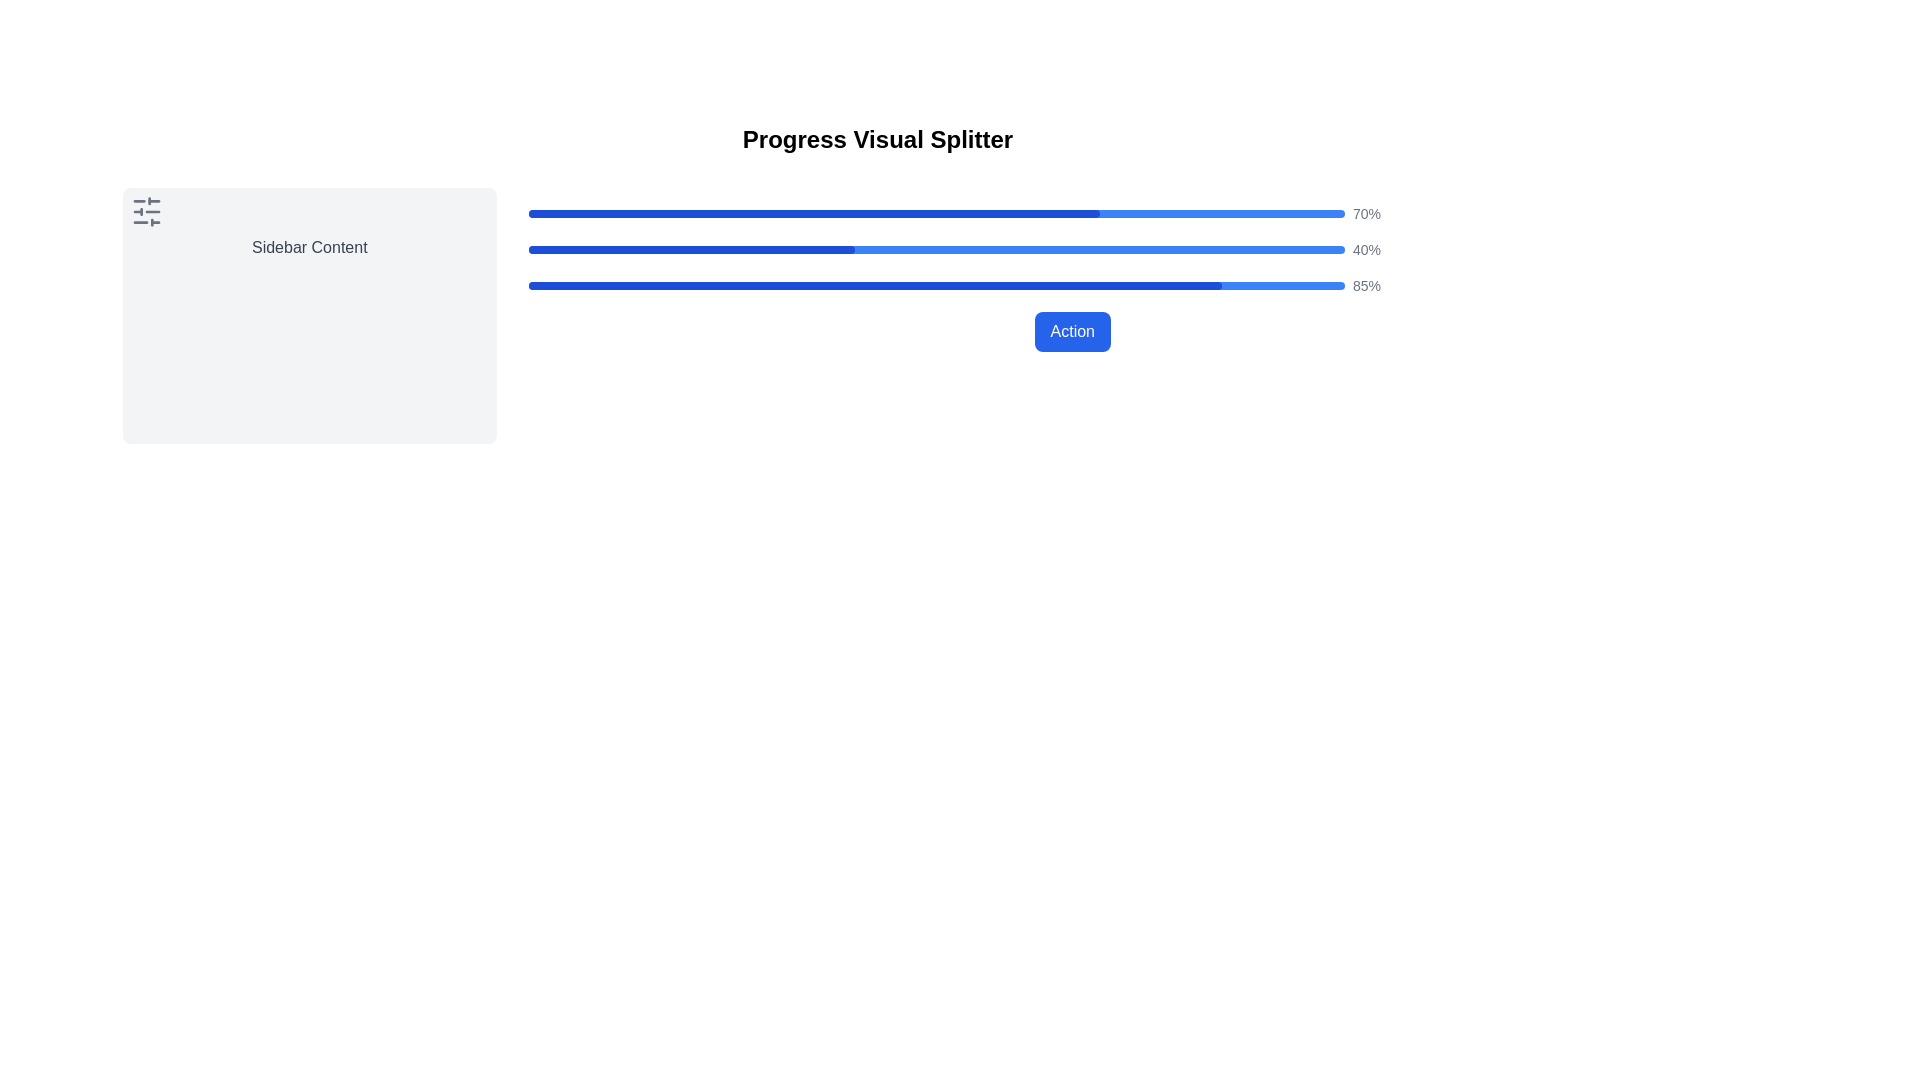  What do you see at coordinates (935, 213) in the screenshot?
I see `the first progress bar, which is a blue gradient rectangular bar with rounded edges, located below the heading 'Progress Visual Splitter' and has a percentage text '70%' aligned to its right` at bounding box center [935, 213].